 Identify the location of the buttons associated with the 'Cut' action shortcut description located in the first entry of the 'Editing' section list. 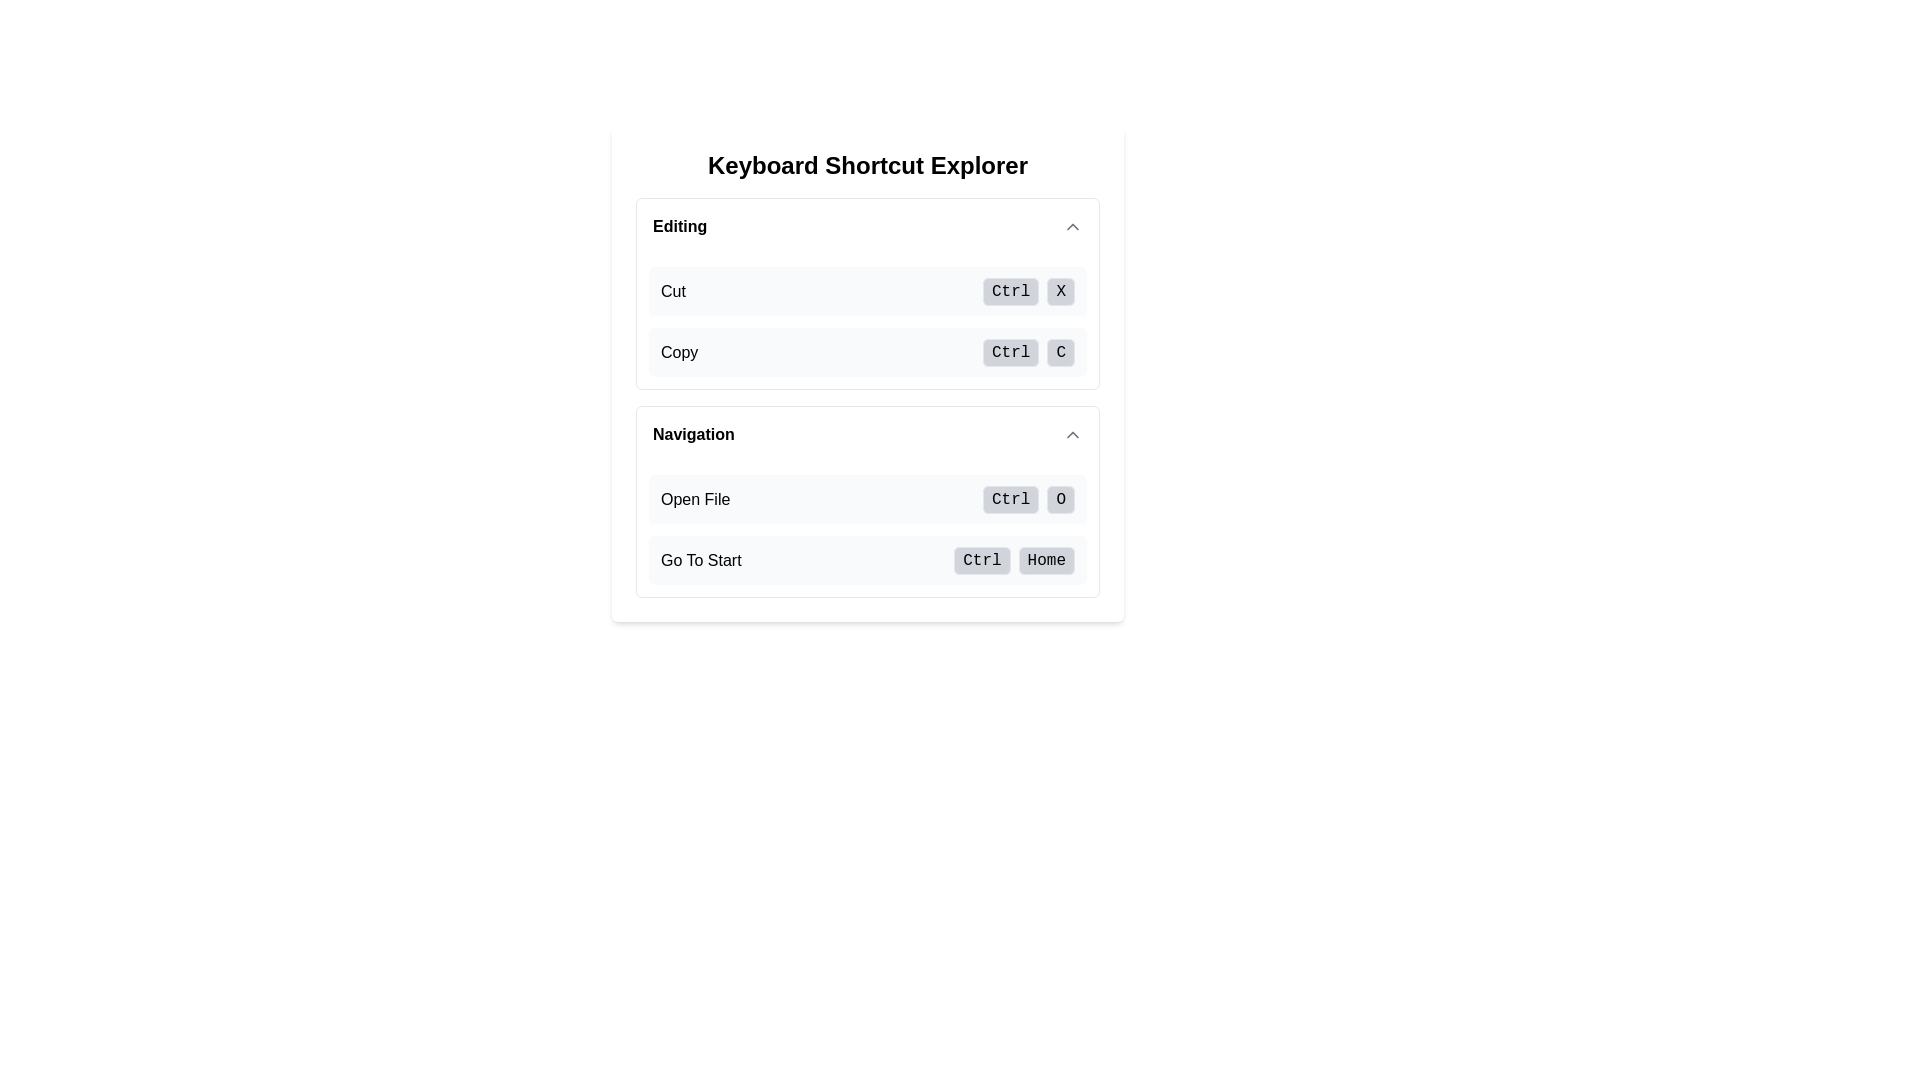
(868, 290).